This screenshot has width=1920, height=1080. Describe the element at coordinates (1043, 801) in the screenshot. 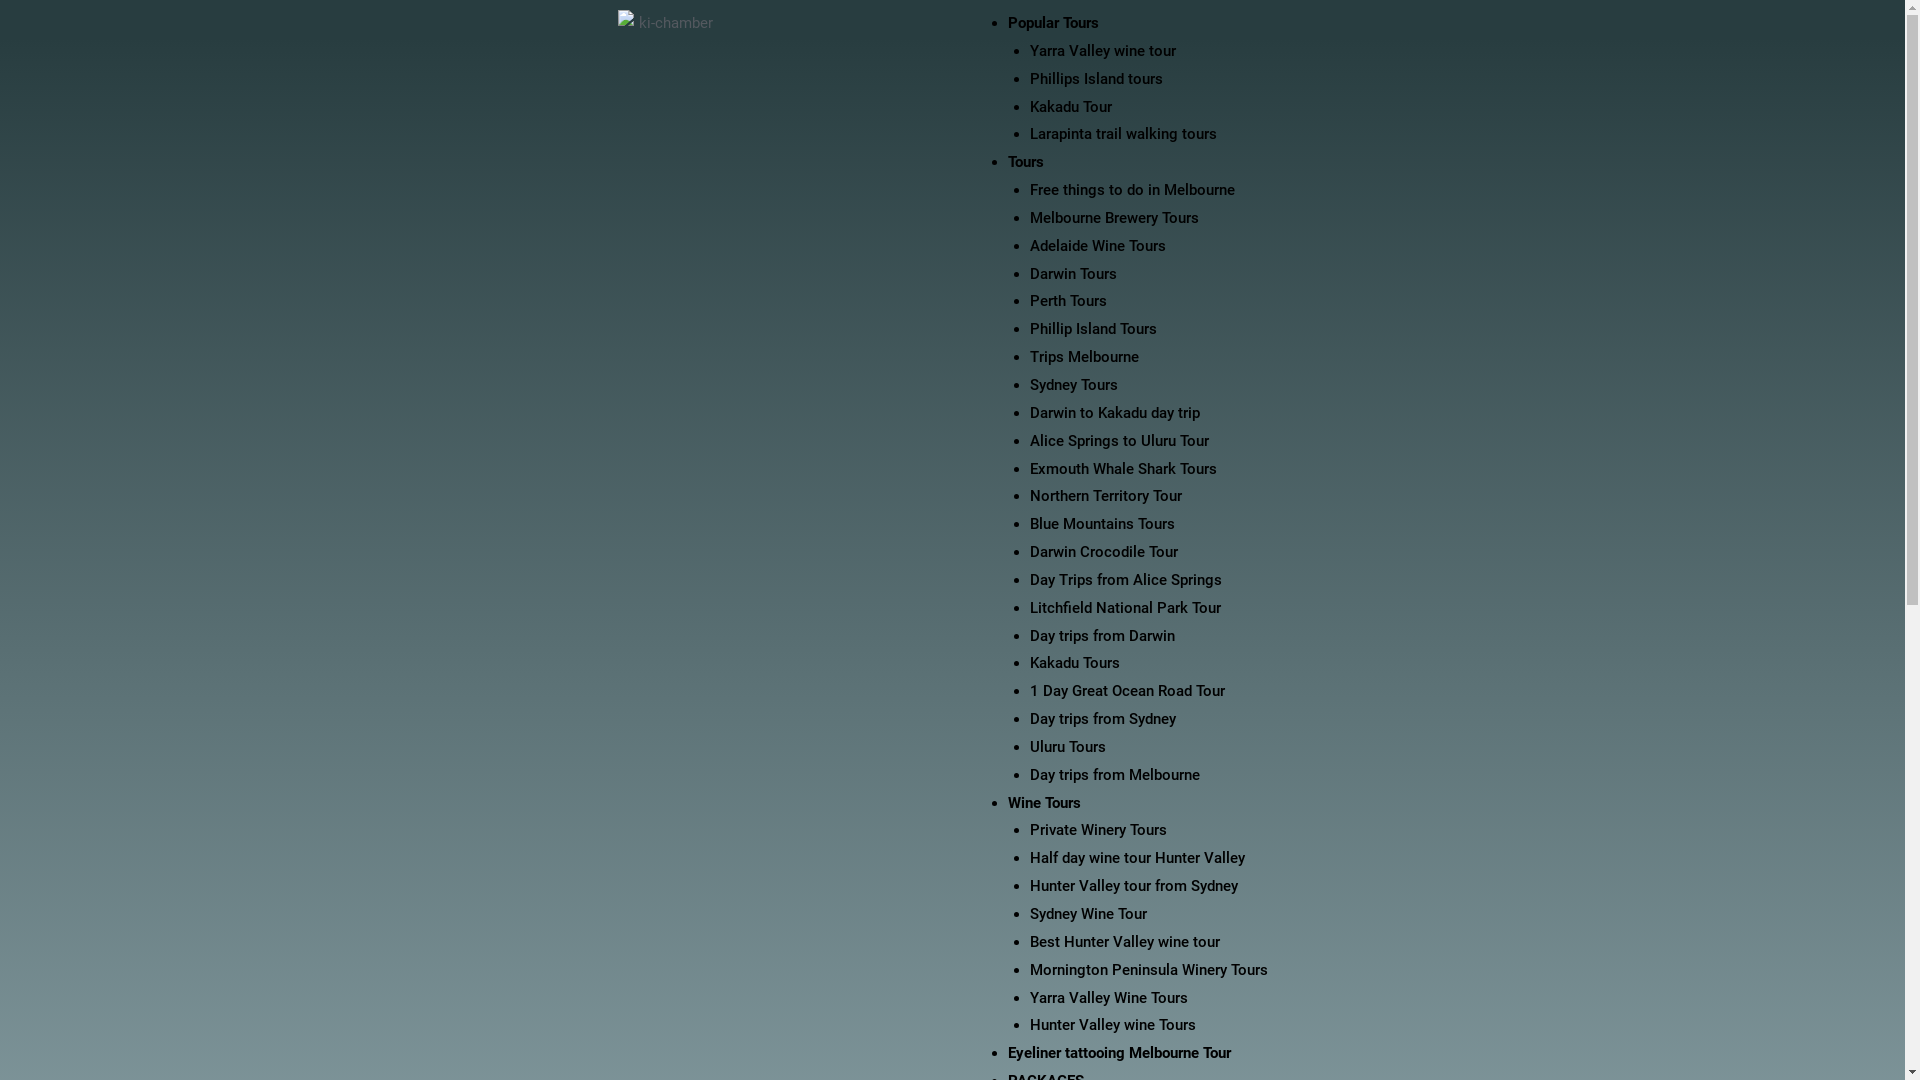

I see `'Wine Tours'` at that location.